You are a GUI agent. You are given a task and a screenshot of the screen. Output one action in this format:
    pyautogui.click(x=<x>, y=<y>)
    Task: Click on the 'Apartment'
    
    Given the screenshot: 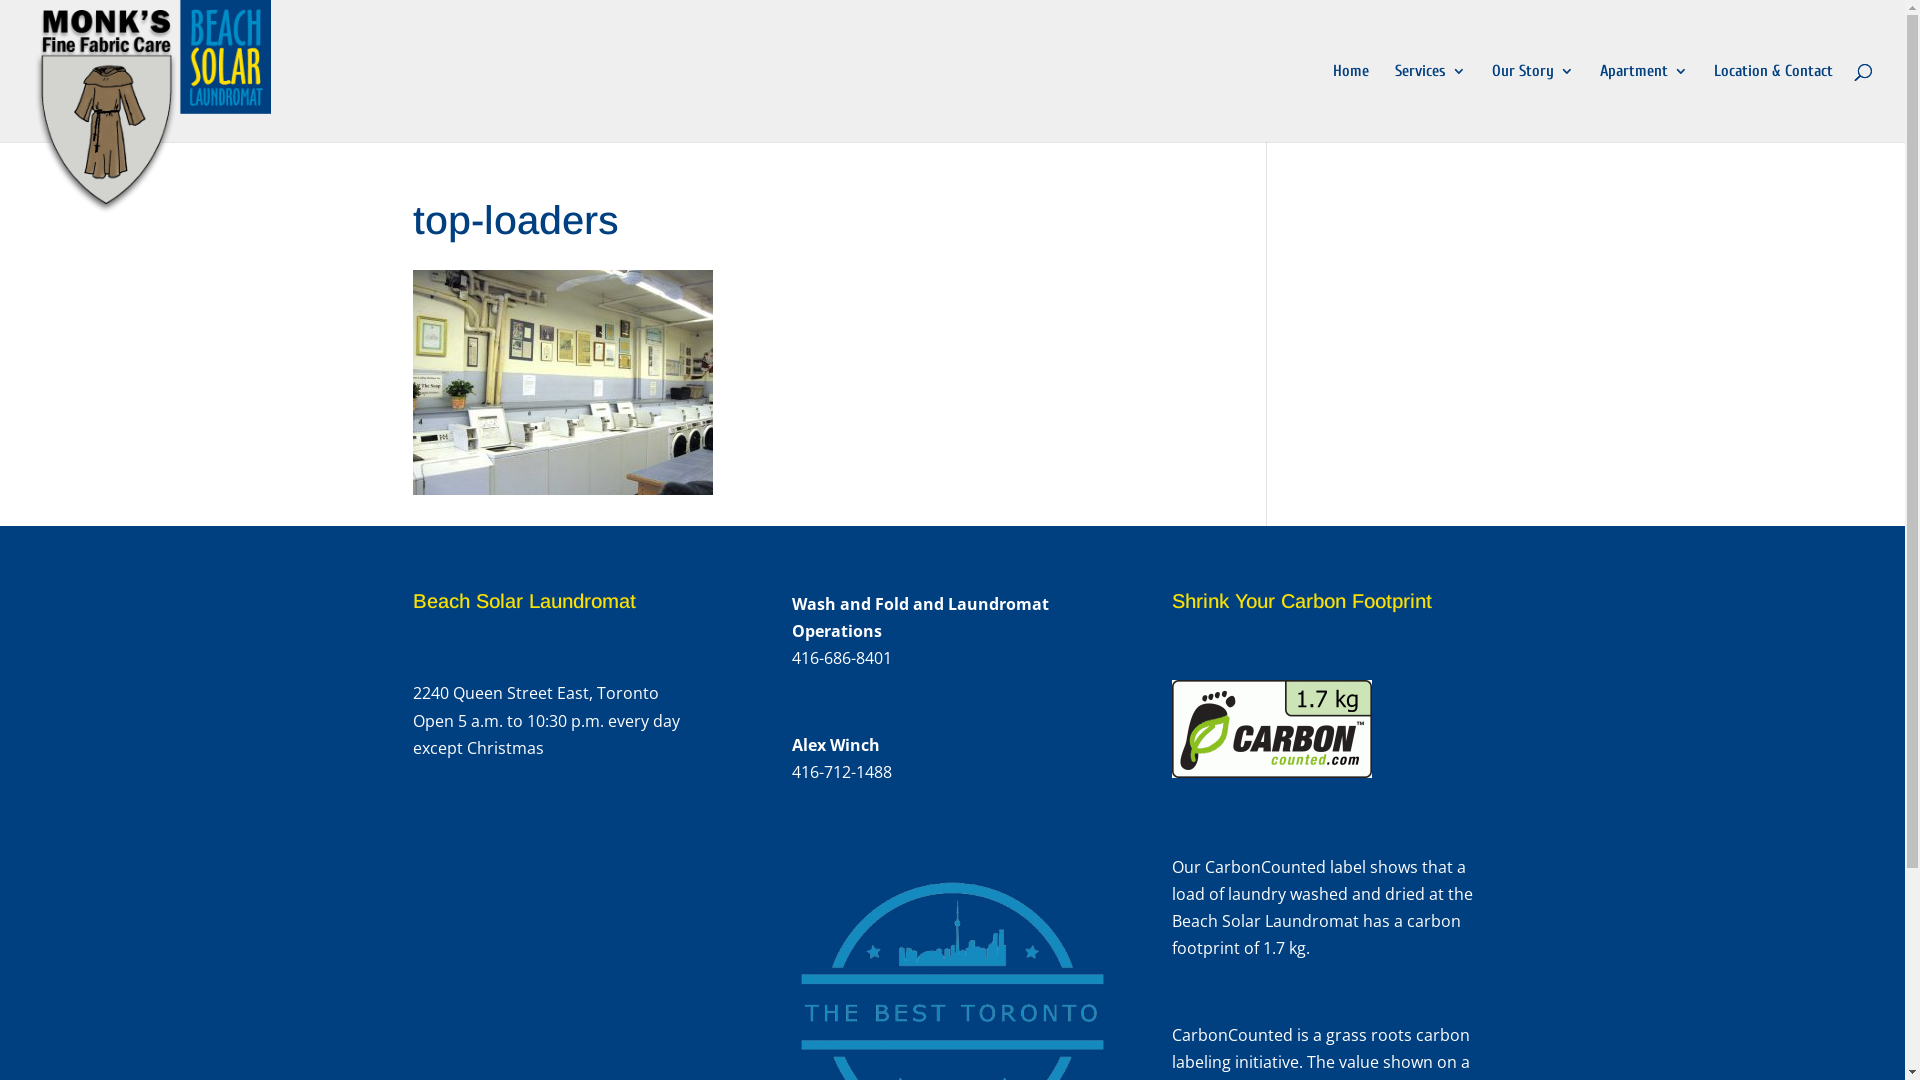 What is the action you would take?
    pyautogui.click(x=1643, y=103)
    